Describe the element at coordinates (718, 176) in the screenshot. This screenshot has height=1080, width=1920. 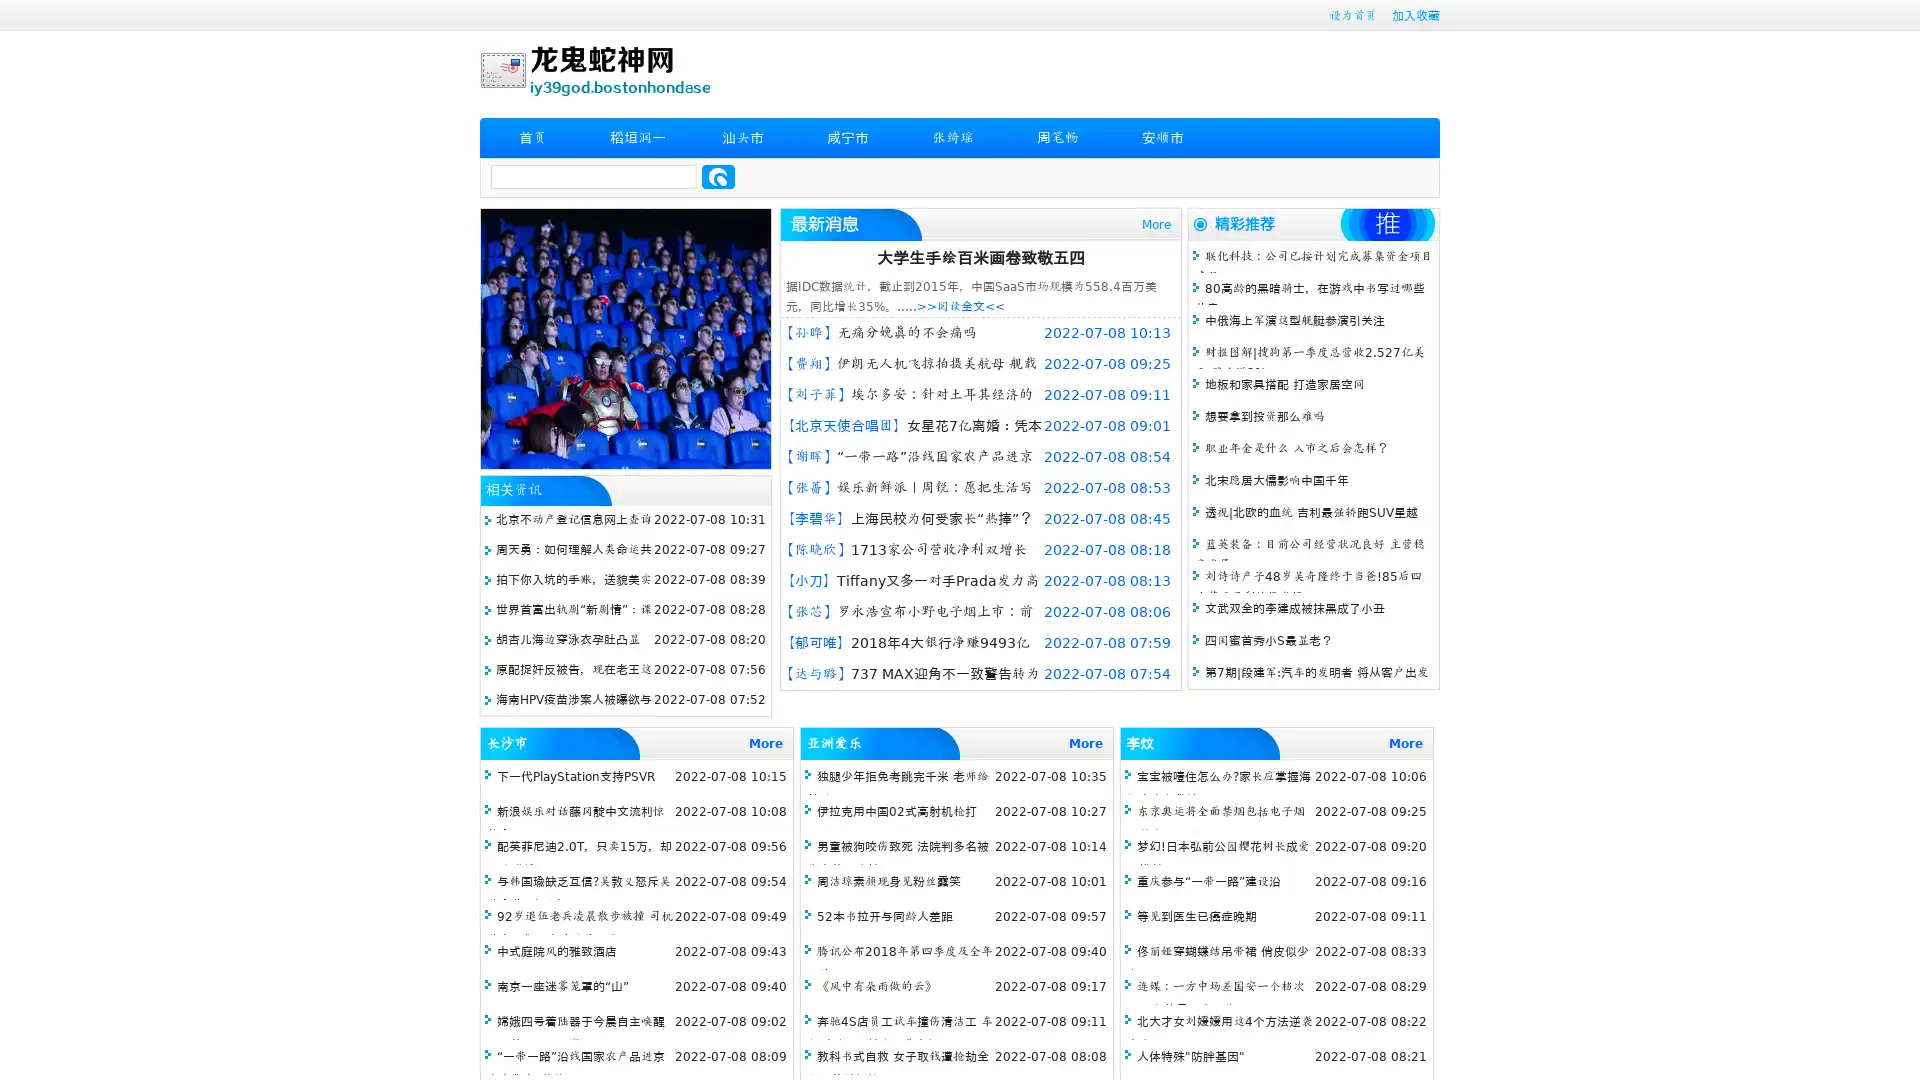
I see `Search` at that location.